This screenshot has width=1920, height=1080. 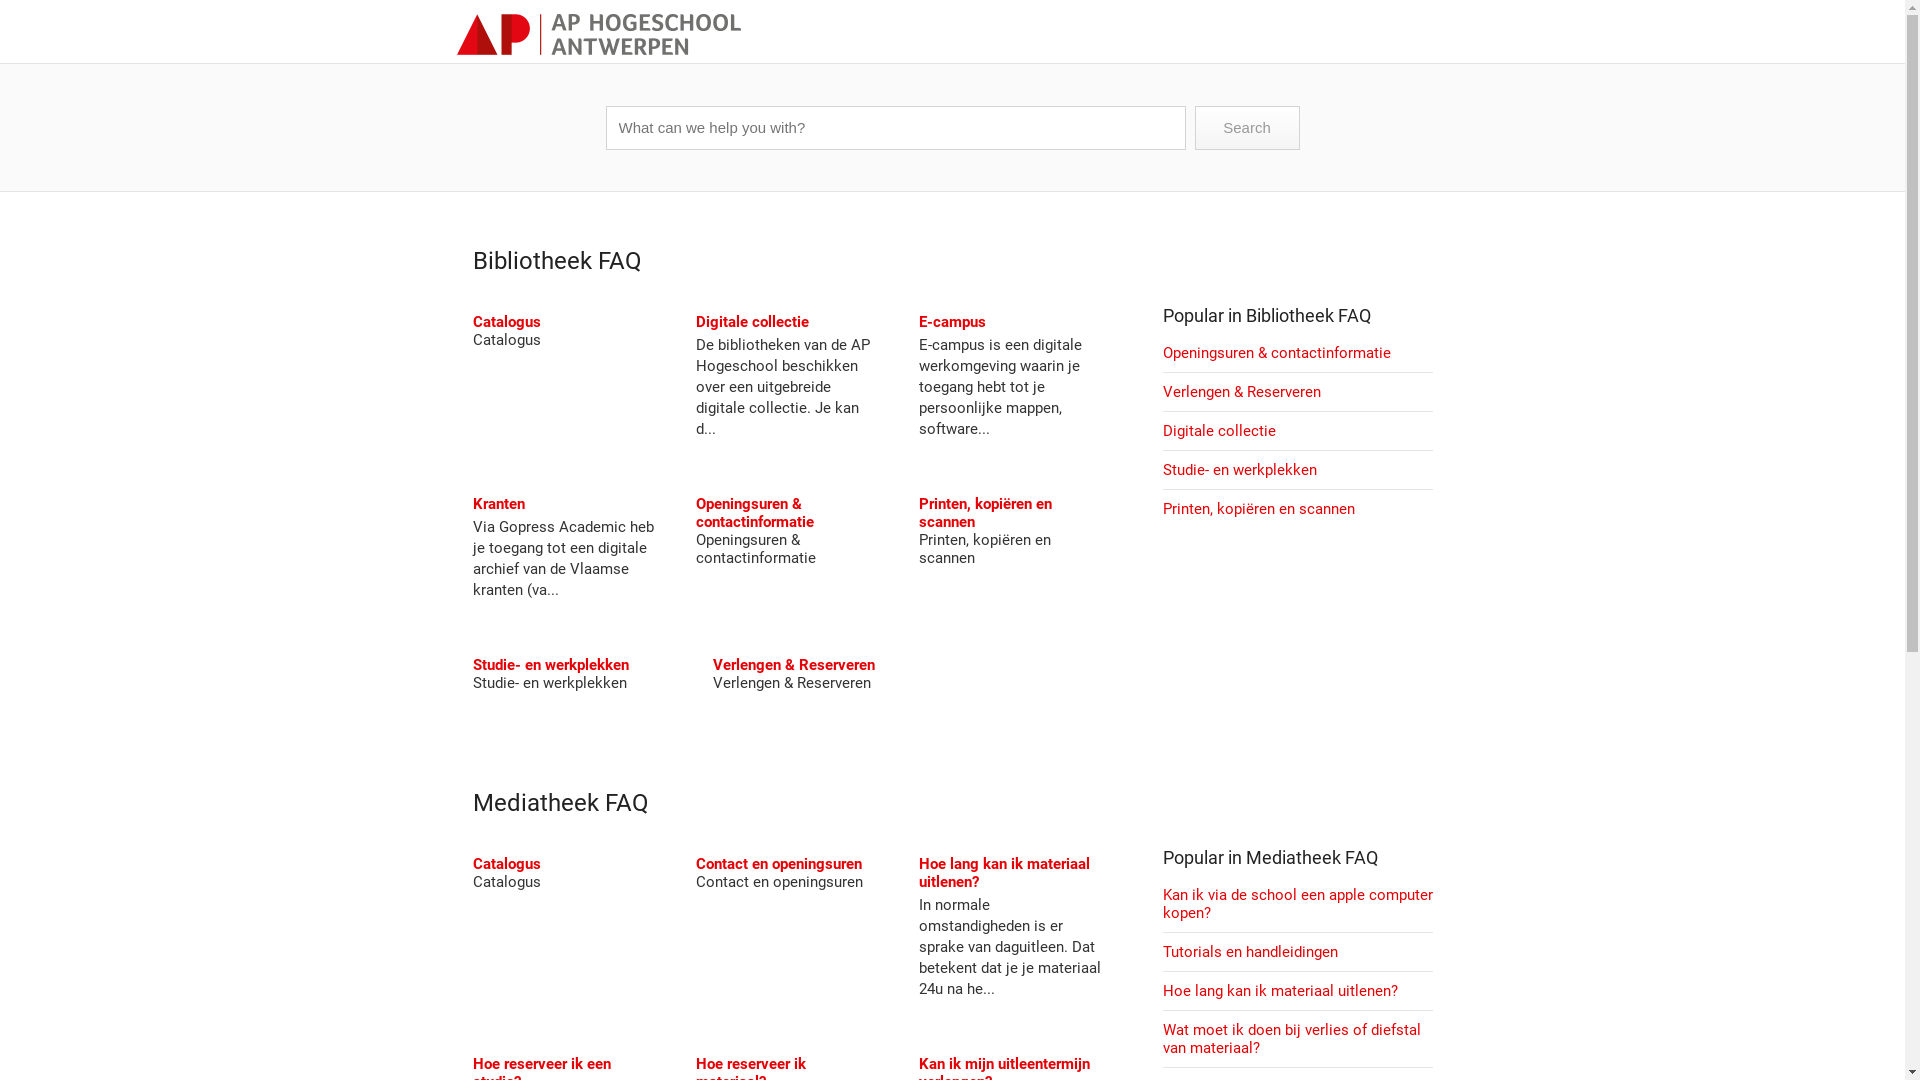 What do you see at coordinates (550, 664) in the screenshot?
I see `'Studie- en werkplekken'` at bounding box center [550, 664].